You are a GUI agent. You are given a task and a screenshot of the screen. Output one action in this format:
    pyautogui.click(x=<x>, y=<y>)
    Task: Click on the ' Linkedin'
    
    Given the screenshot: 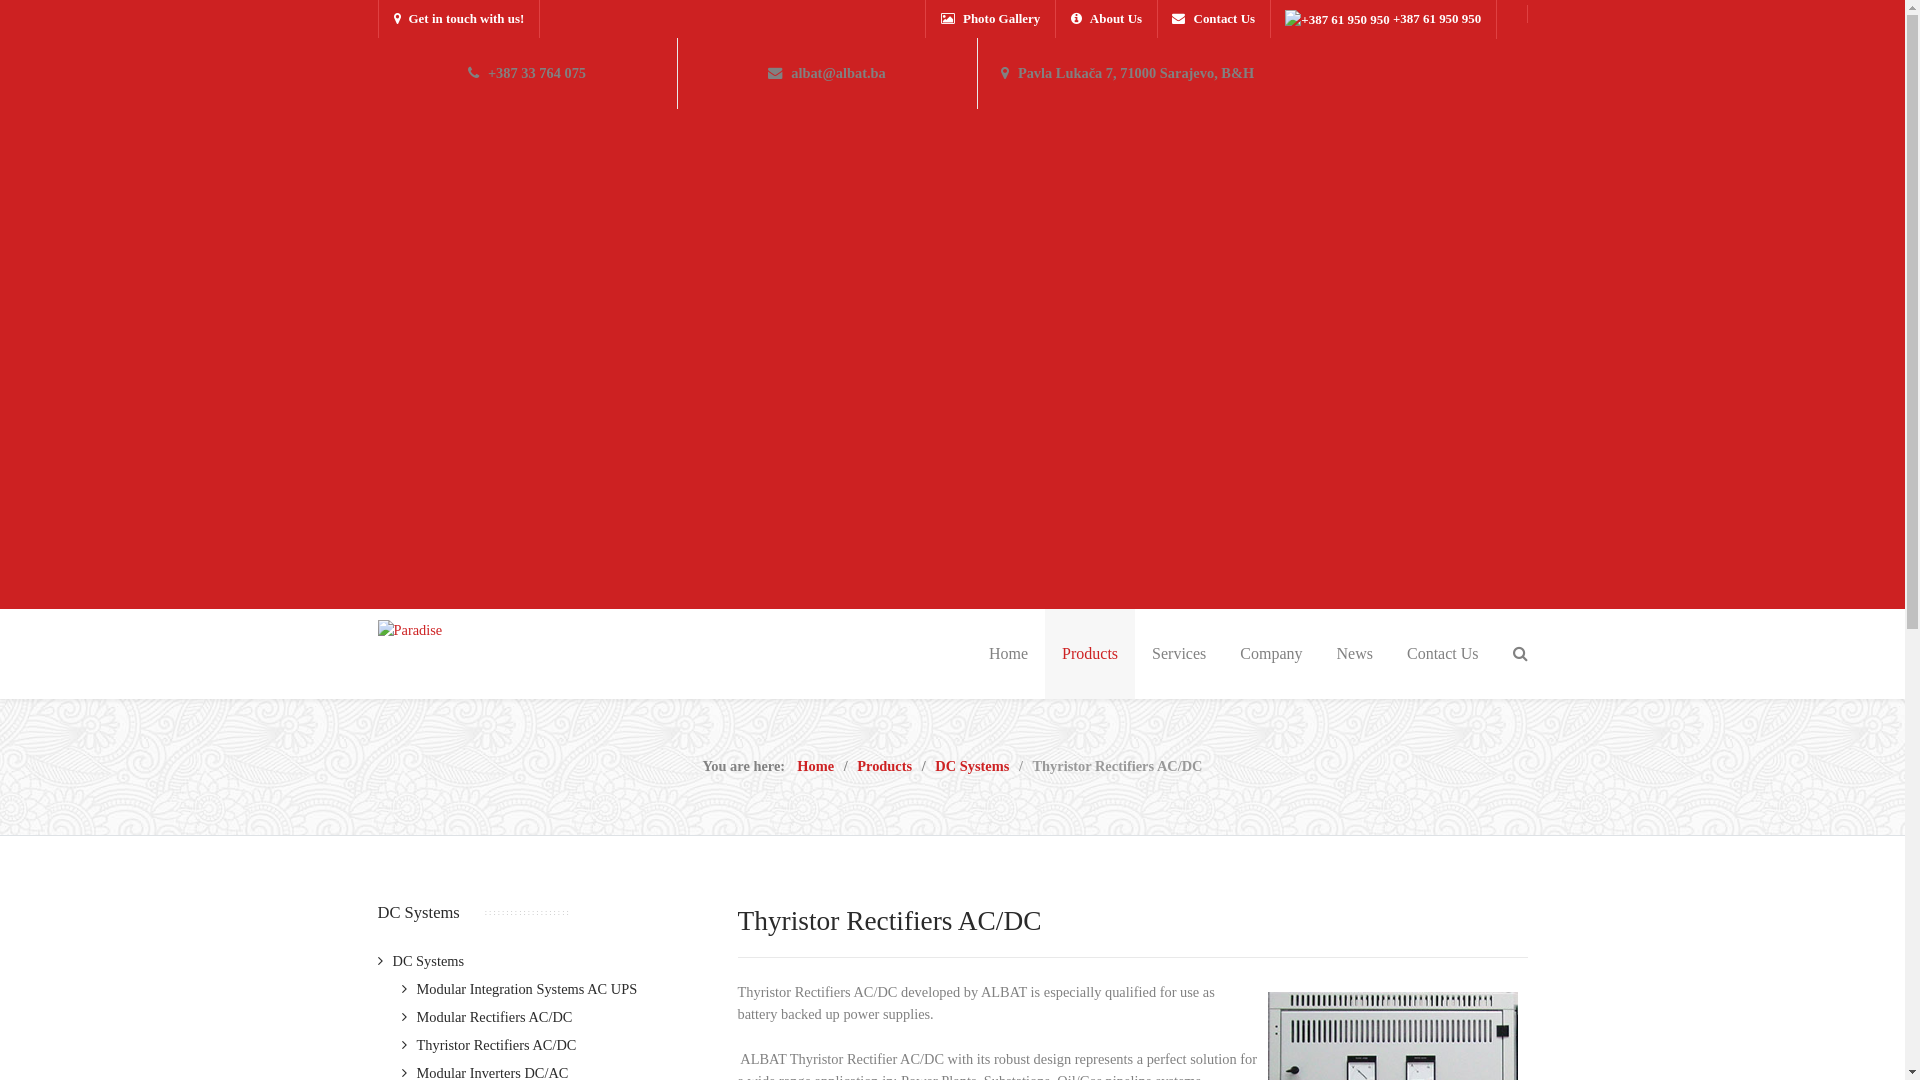 What is the action you would take?
    pyautogui.click(x=1466, y=1032)
    